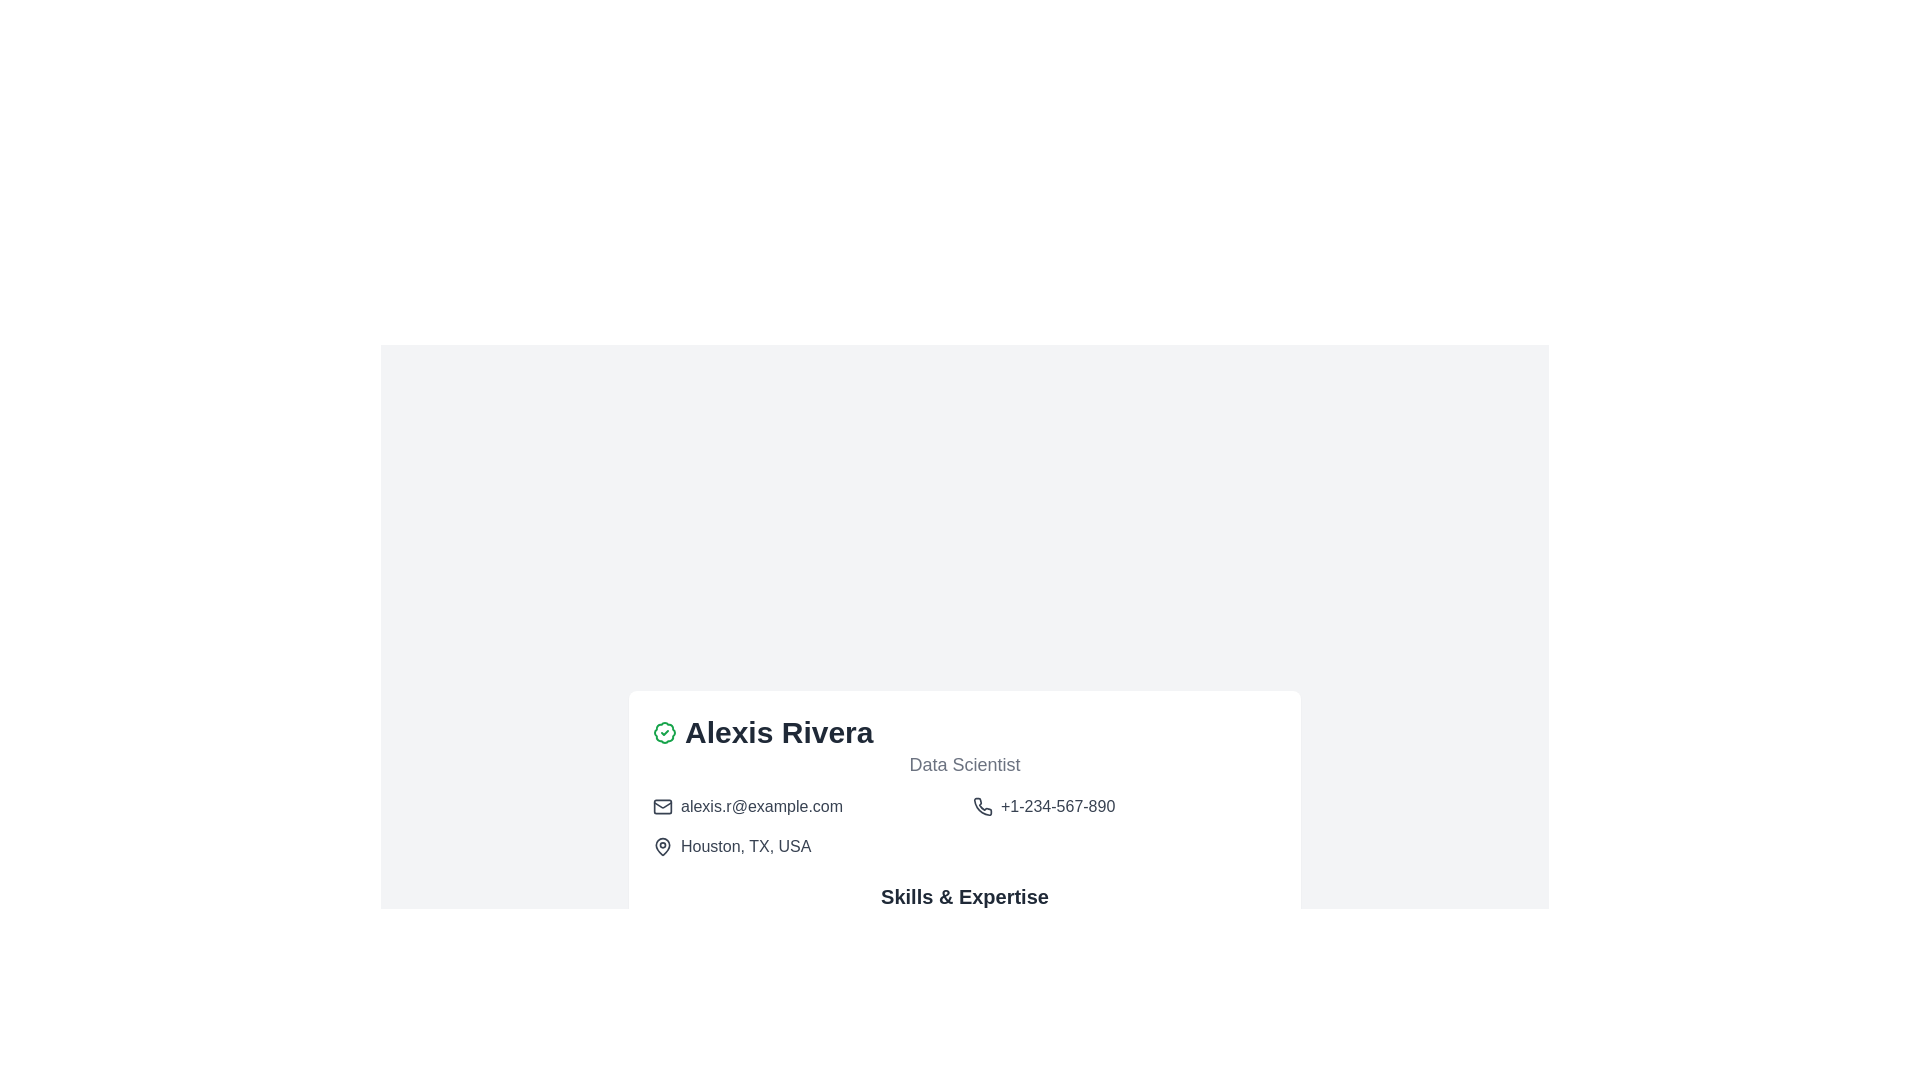 The height and width of the screenshot is (1080, 1920). Describe the element at coordinates (805, 847) in the screenshot. I see `the text element displaying location information ('Houston, TX, USA') with an inline icon, which is positioned in the lower part of a card layout, below the email information and adjacent to the phone number` at that location.